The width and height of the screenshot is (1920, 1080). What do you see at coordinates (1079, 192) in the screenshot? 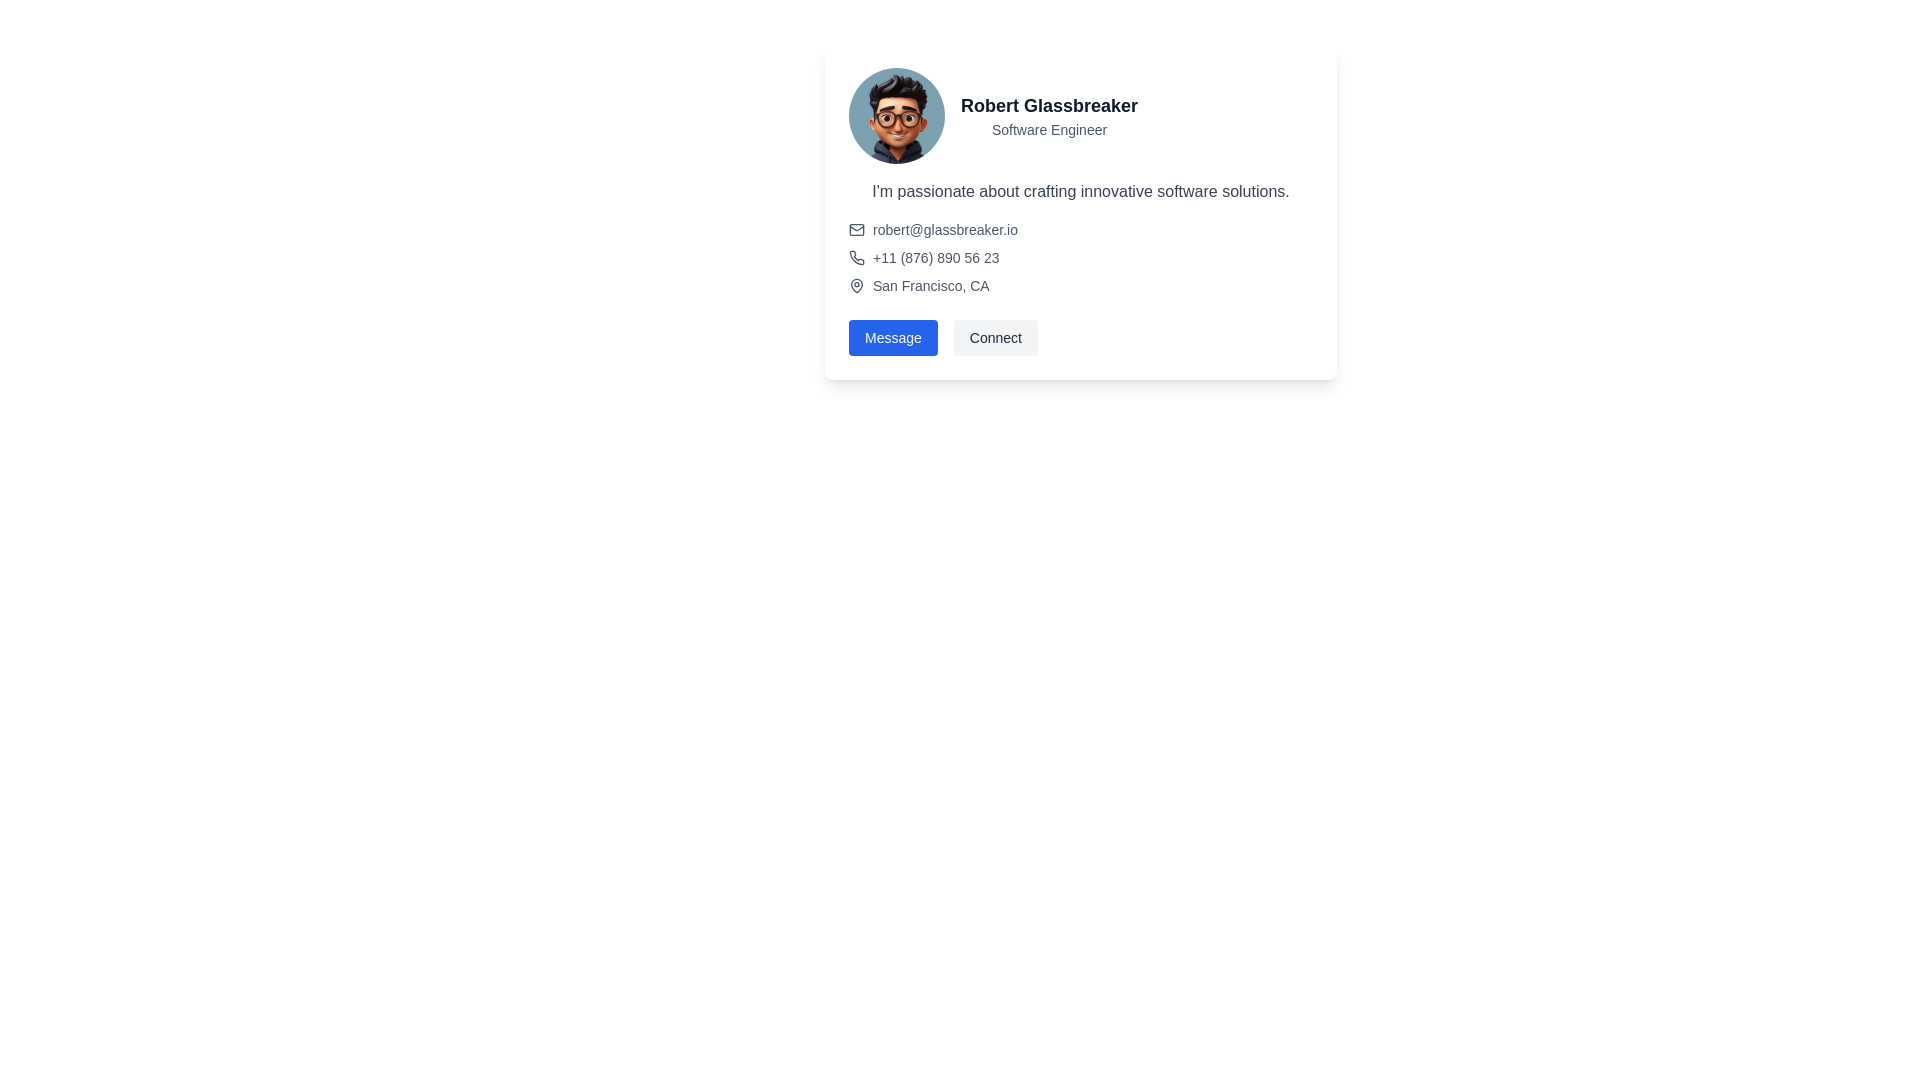
I see `the text element displaying 'I'm passionate about crafting innovative software solutions.' which is located in the card layout below the name 'Robert Glassbreaker' and the title 'Software Engineer'` at bounding box center [1079, 192].